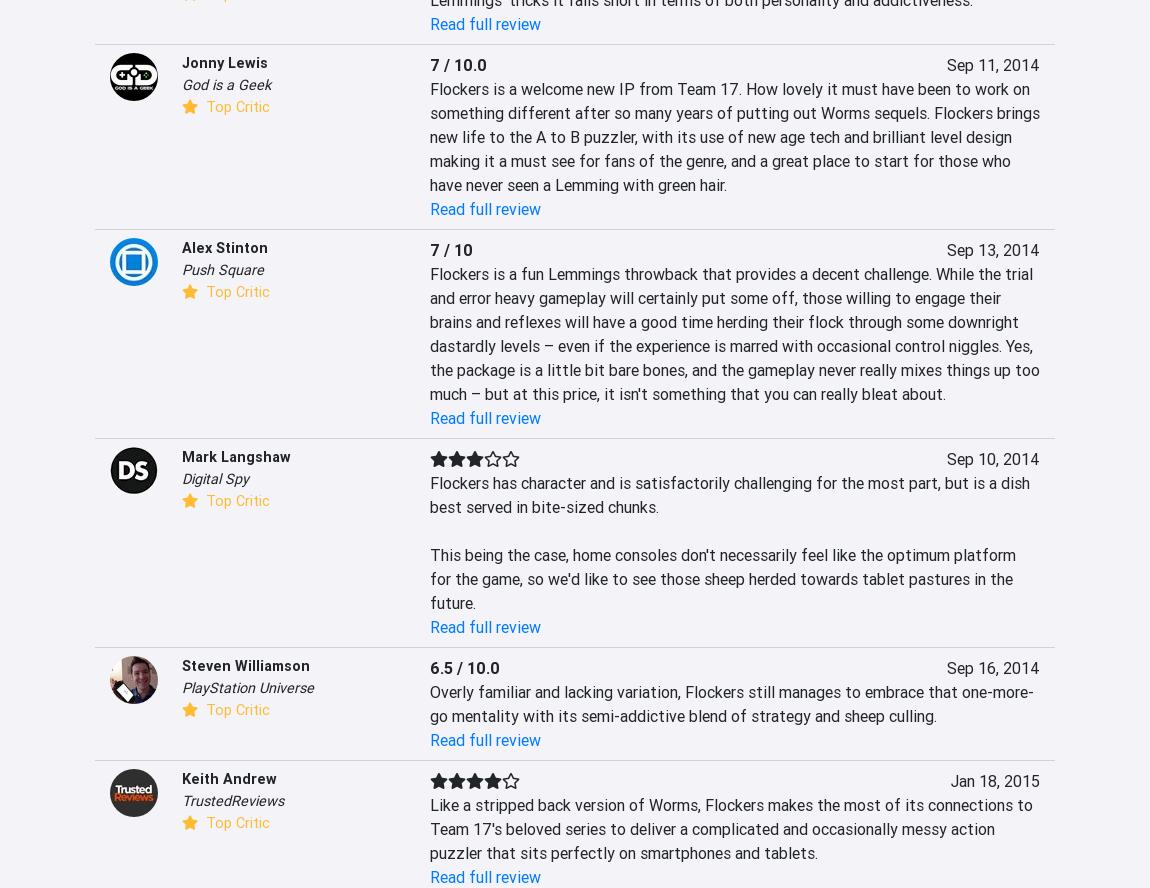 This screenshot has height=888, width=1150. I want to click on 'Jonny Lewis', so click(224, 61).